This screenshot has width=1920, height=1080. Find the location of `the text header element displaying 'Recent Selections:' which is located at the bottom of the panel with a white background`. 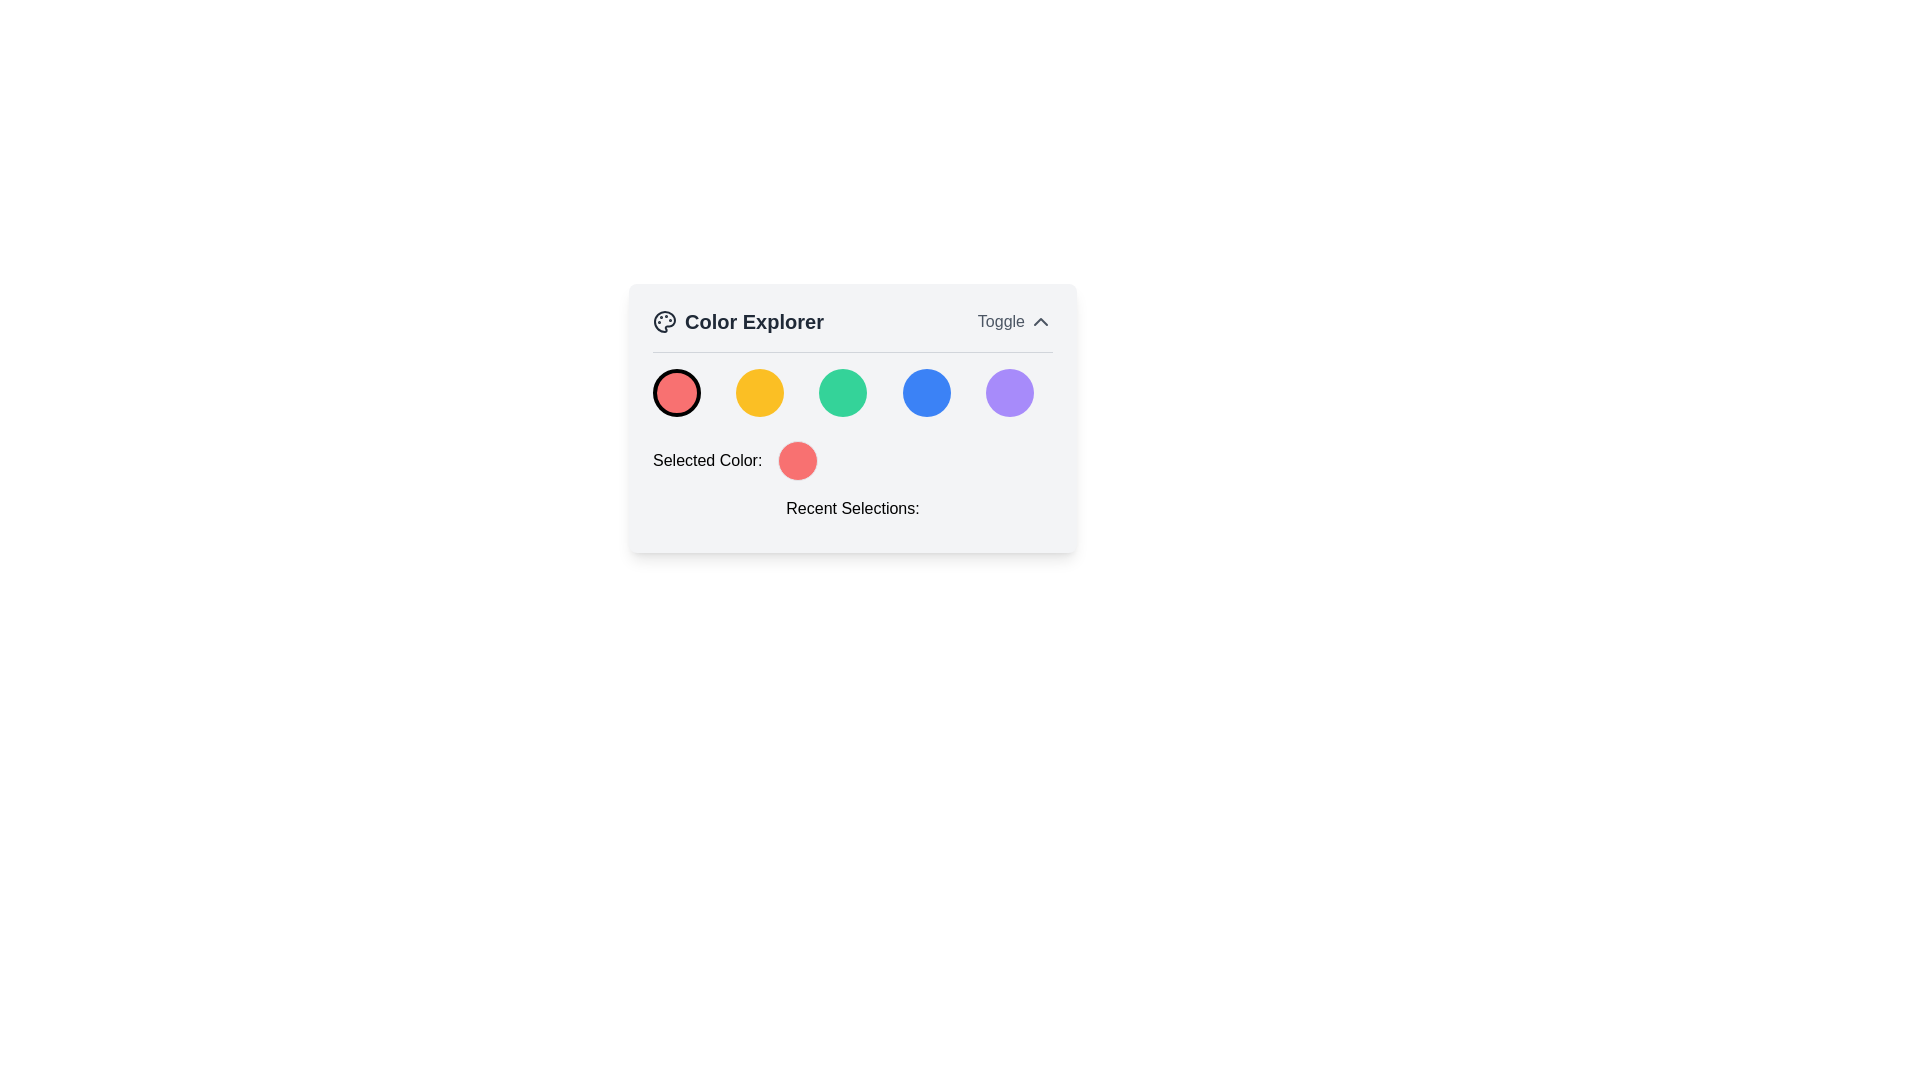

the text header element displaying 'Recent Selections:' which is located at the bottom of the panel with a white background is located at coordinates (853, 504).